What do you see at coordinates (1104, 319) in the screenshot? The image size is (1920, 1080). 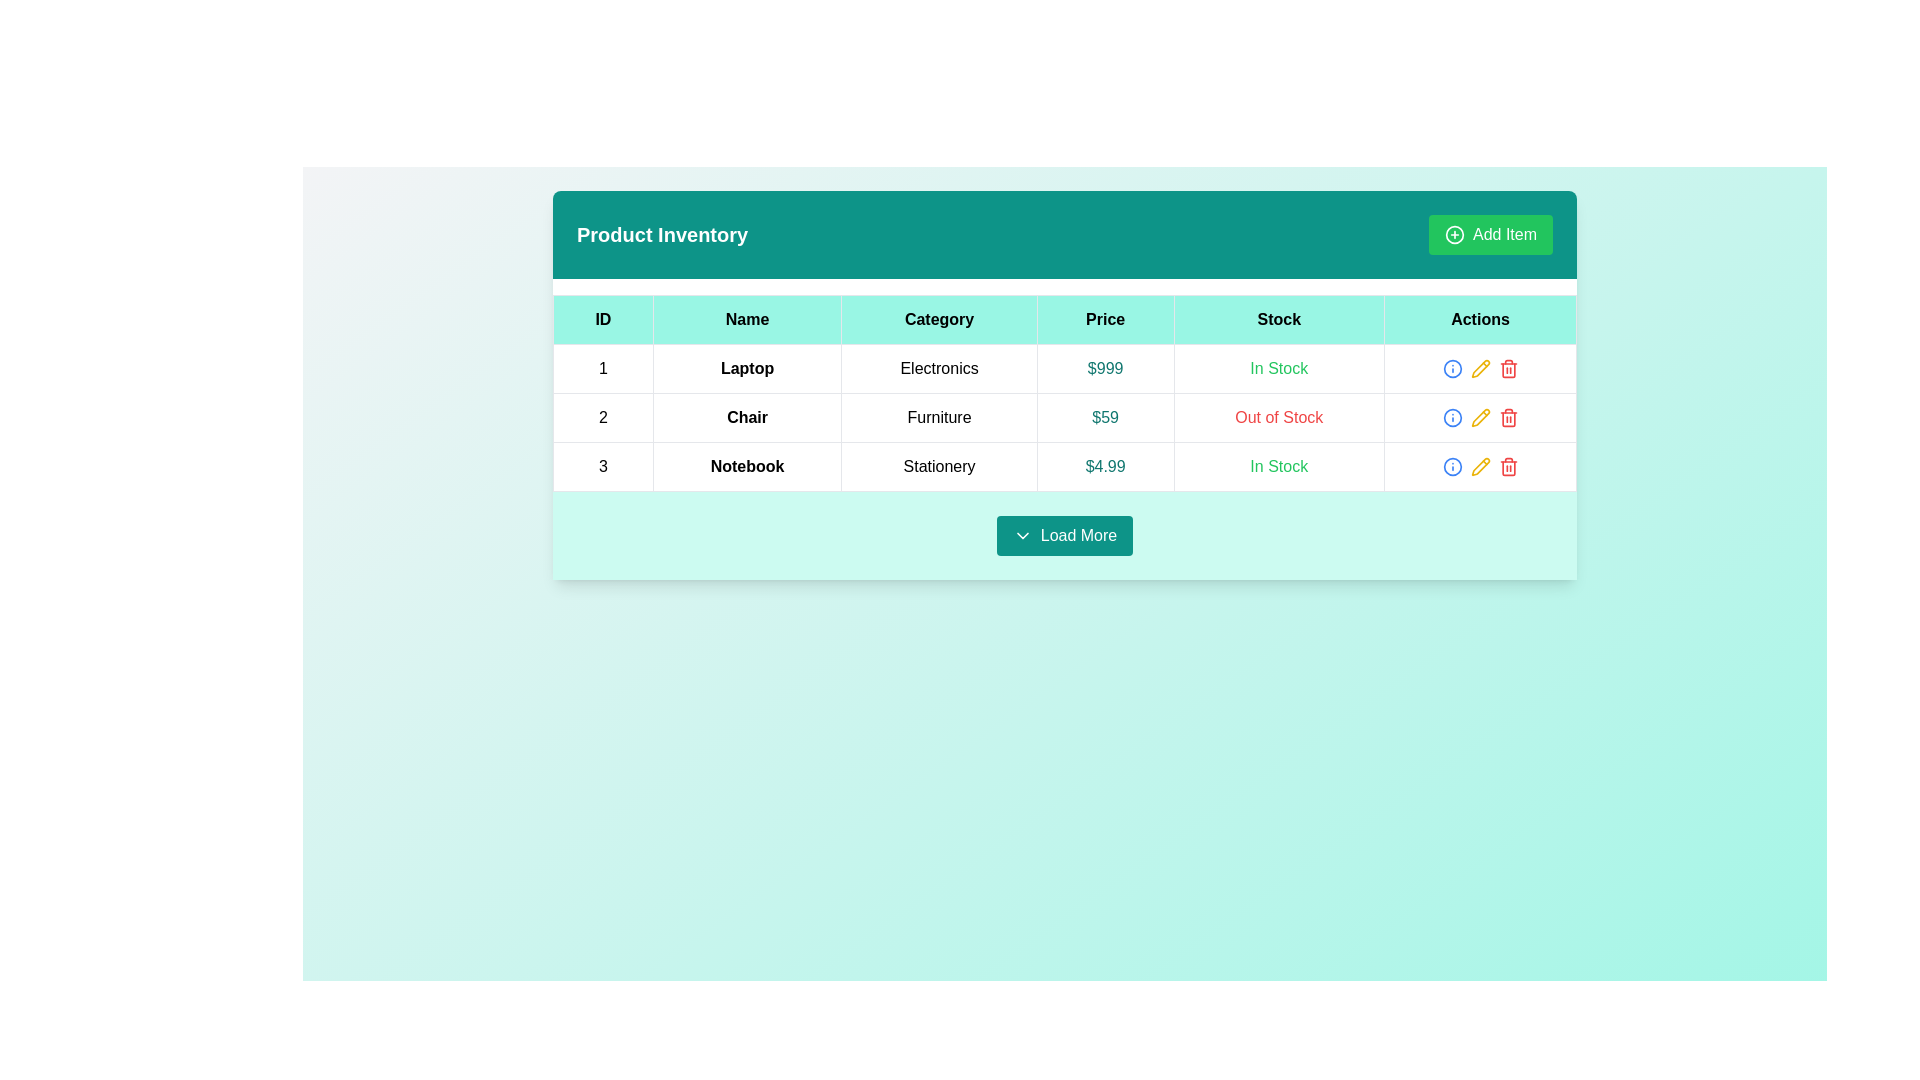 I see `the 'Price' table header cell, which is the fourth column header in a table displaying product attributes, with a light green background and bold black text` at bounding box center [1104, 319].